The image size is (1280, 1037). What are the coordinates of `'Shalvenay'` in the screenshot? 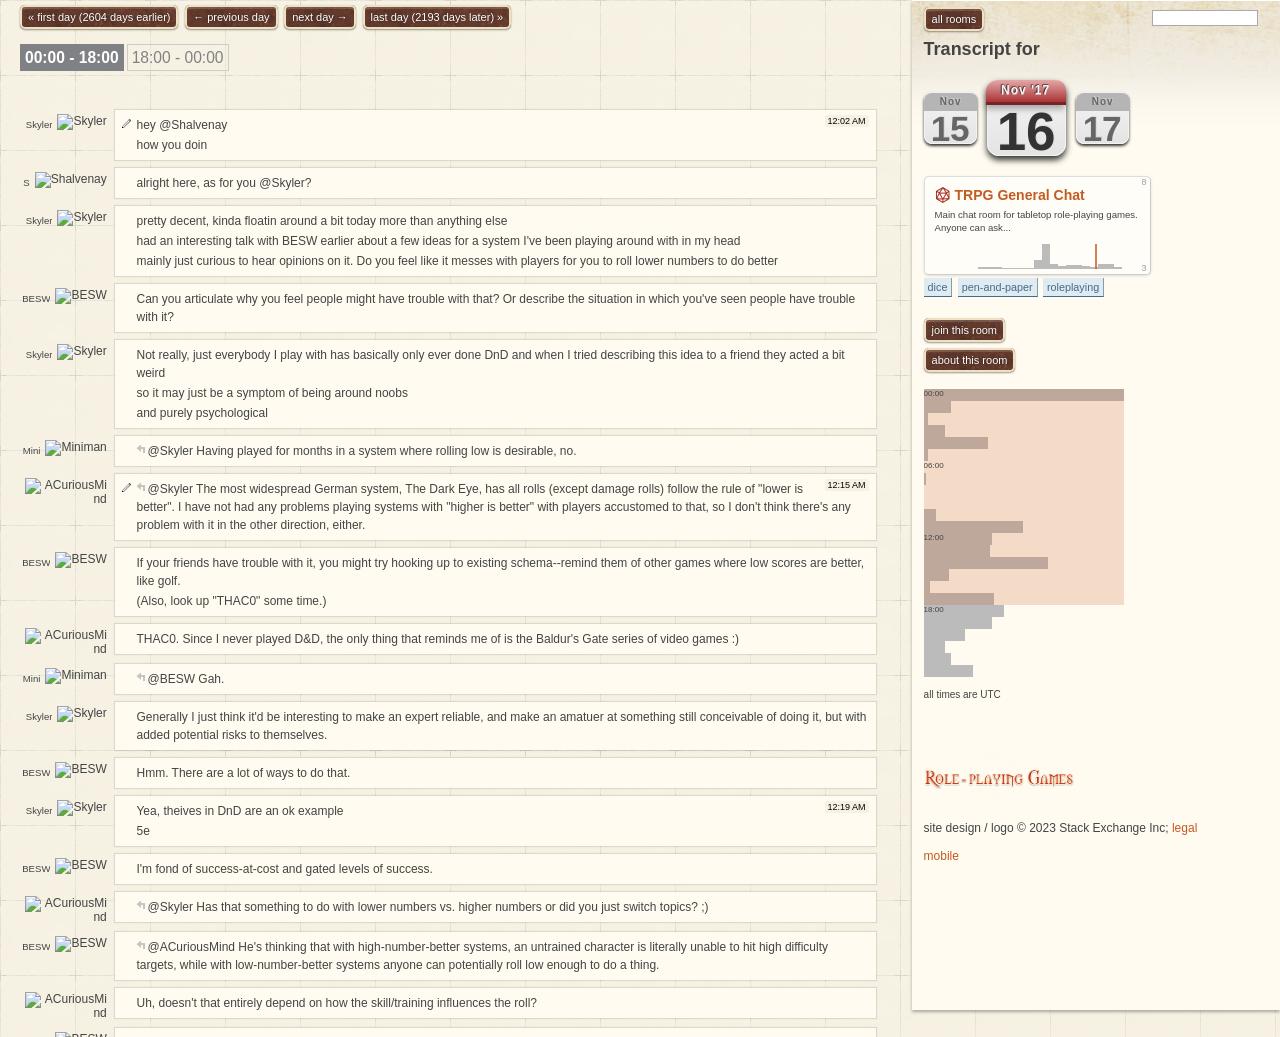 It's located at (25, 221).